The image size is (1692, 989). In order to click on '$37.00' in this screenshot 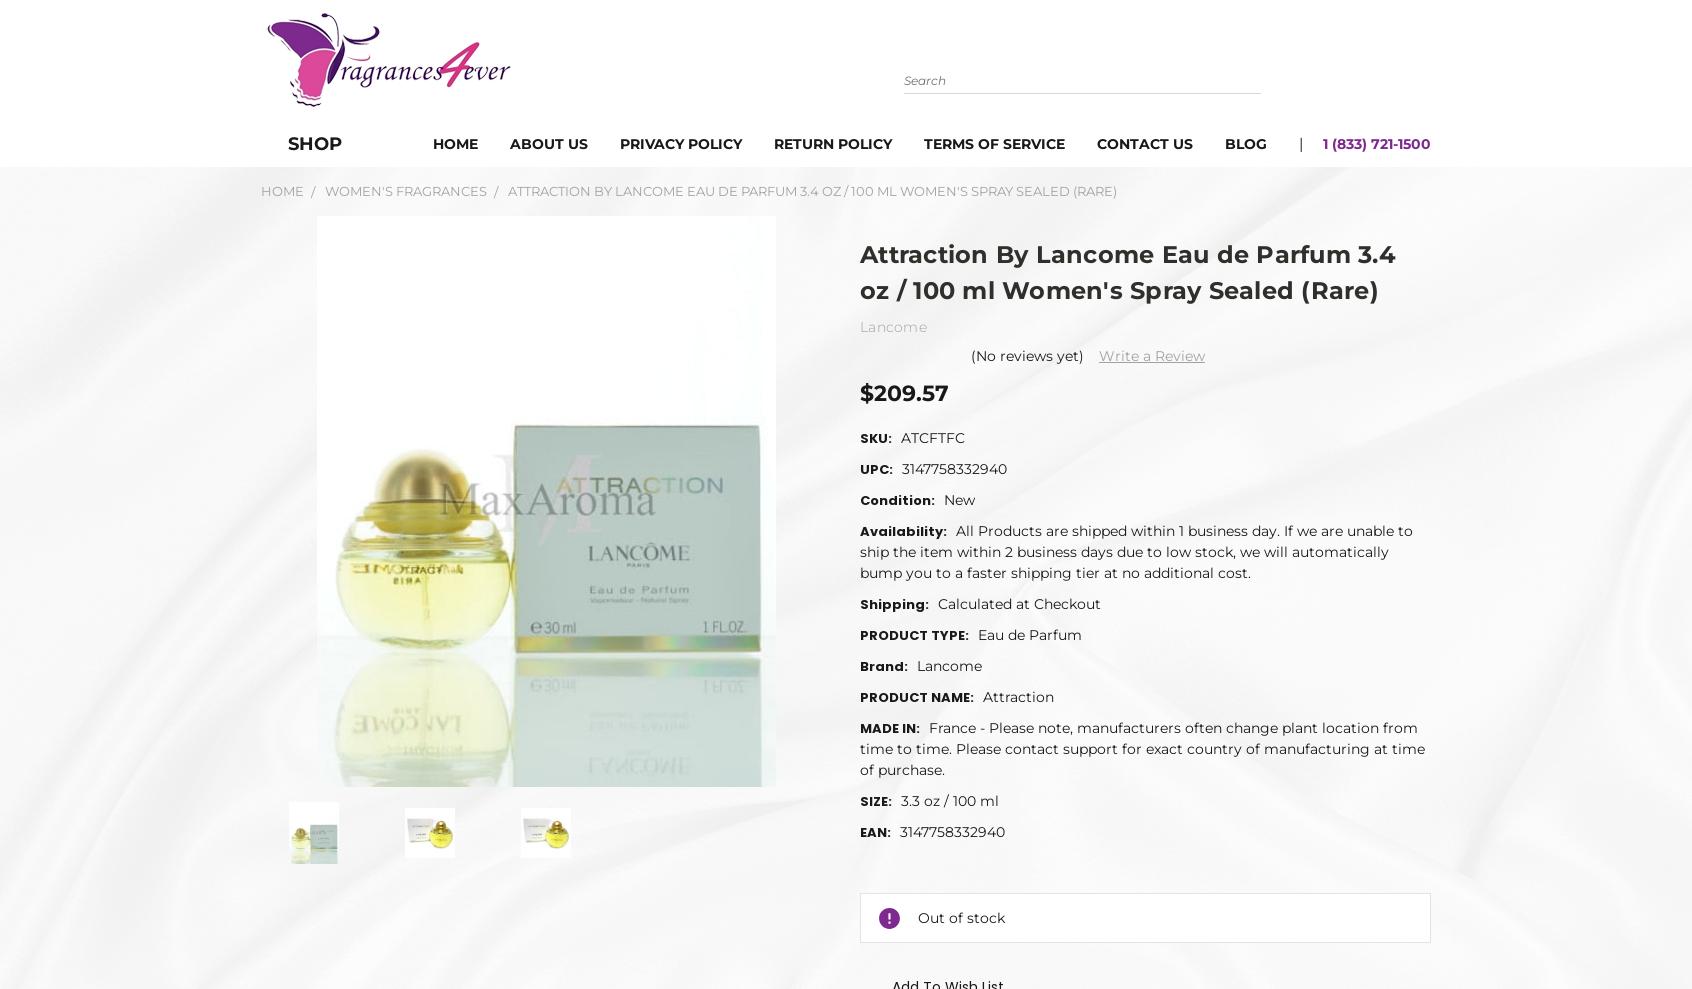, I will do `click(966, 949)`.